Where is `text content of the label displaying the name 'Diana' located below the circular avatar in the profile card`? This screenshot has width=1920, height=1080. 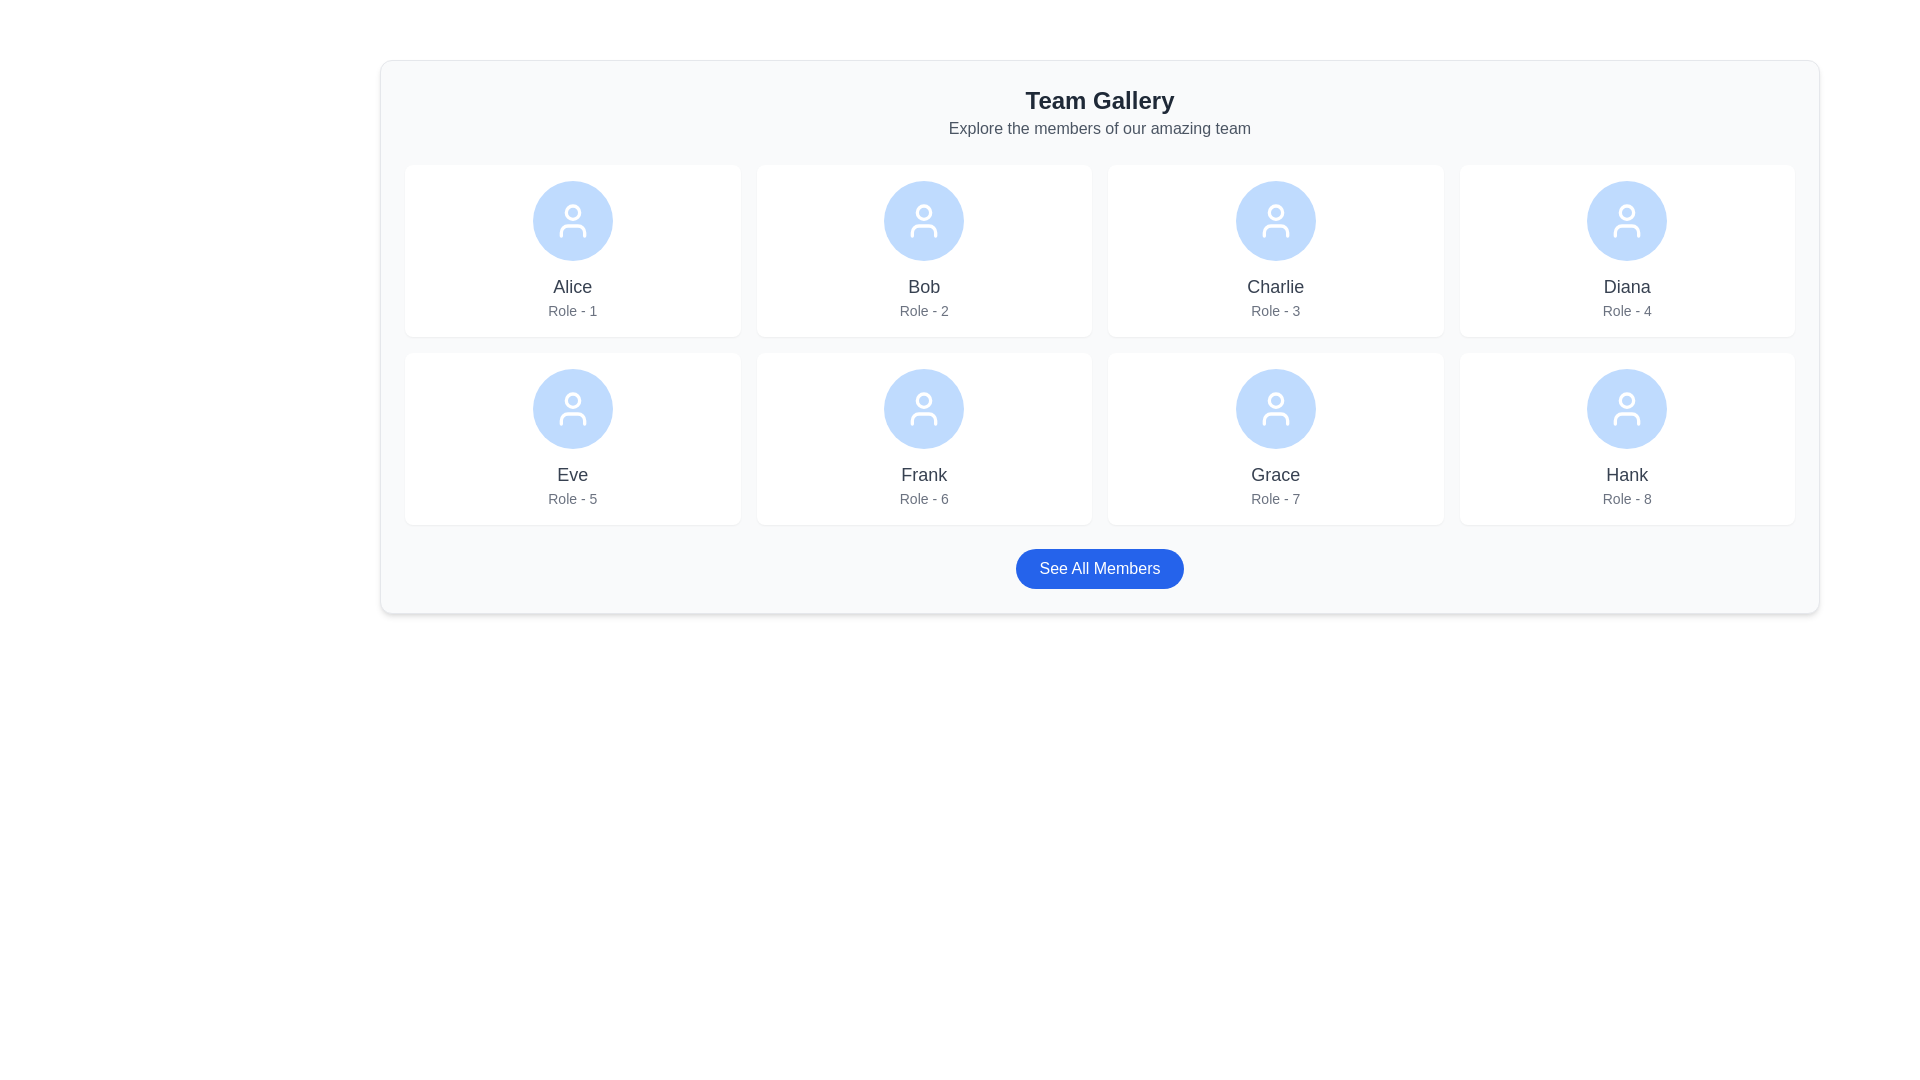 text content of the label displaying the name 'Diana' located below the circular avatar in the profile card is located at coordinates (1627, 286).